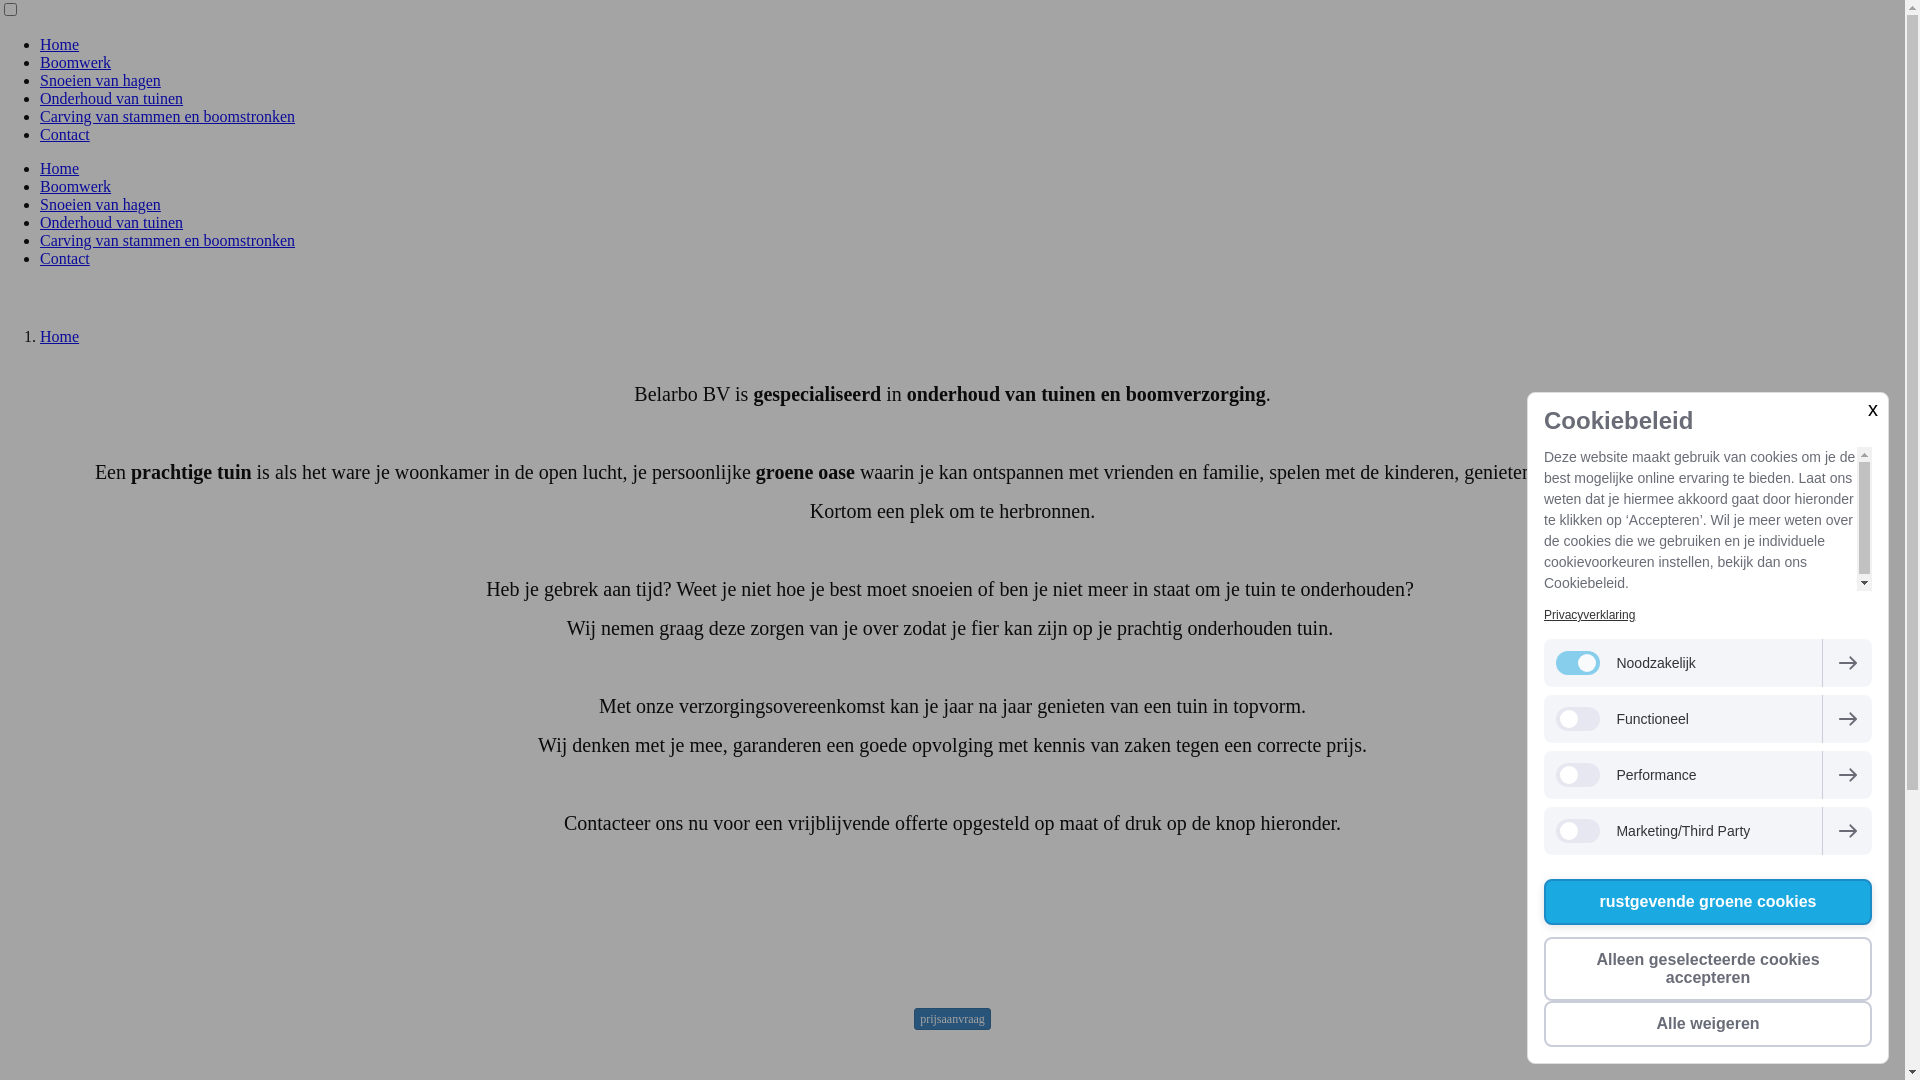 This screenshot has width=1920, height=1080. Describe the element at coordinates (75, 61) in the screenshot. I see `'Boomwerk'` at that location.